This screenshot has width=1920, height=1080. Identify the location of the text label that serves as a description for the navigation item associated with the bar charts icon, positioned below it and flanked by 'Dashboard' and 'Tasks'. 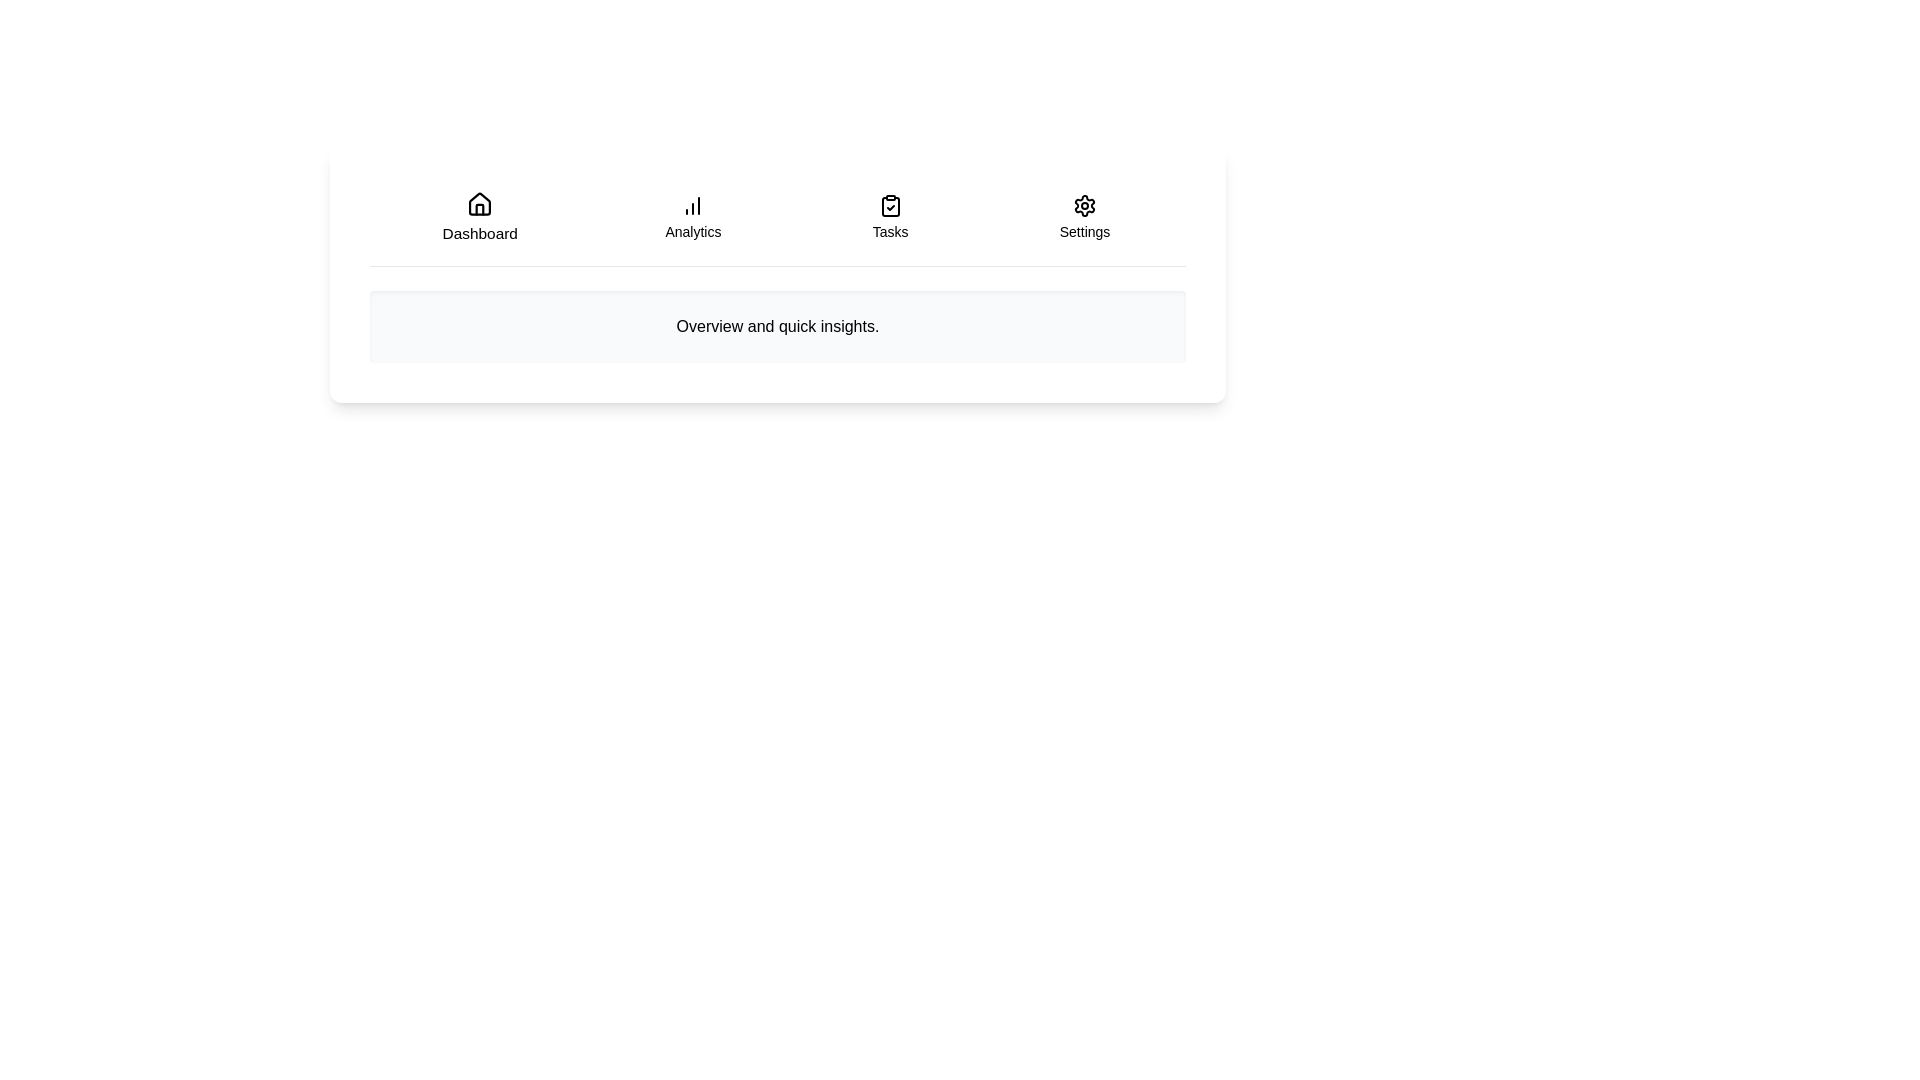
(693, 230).